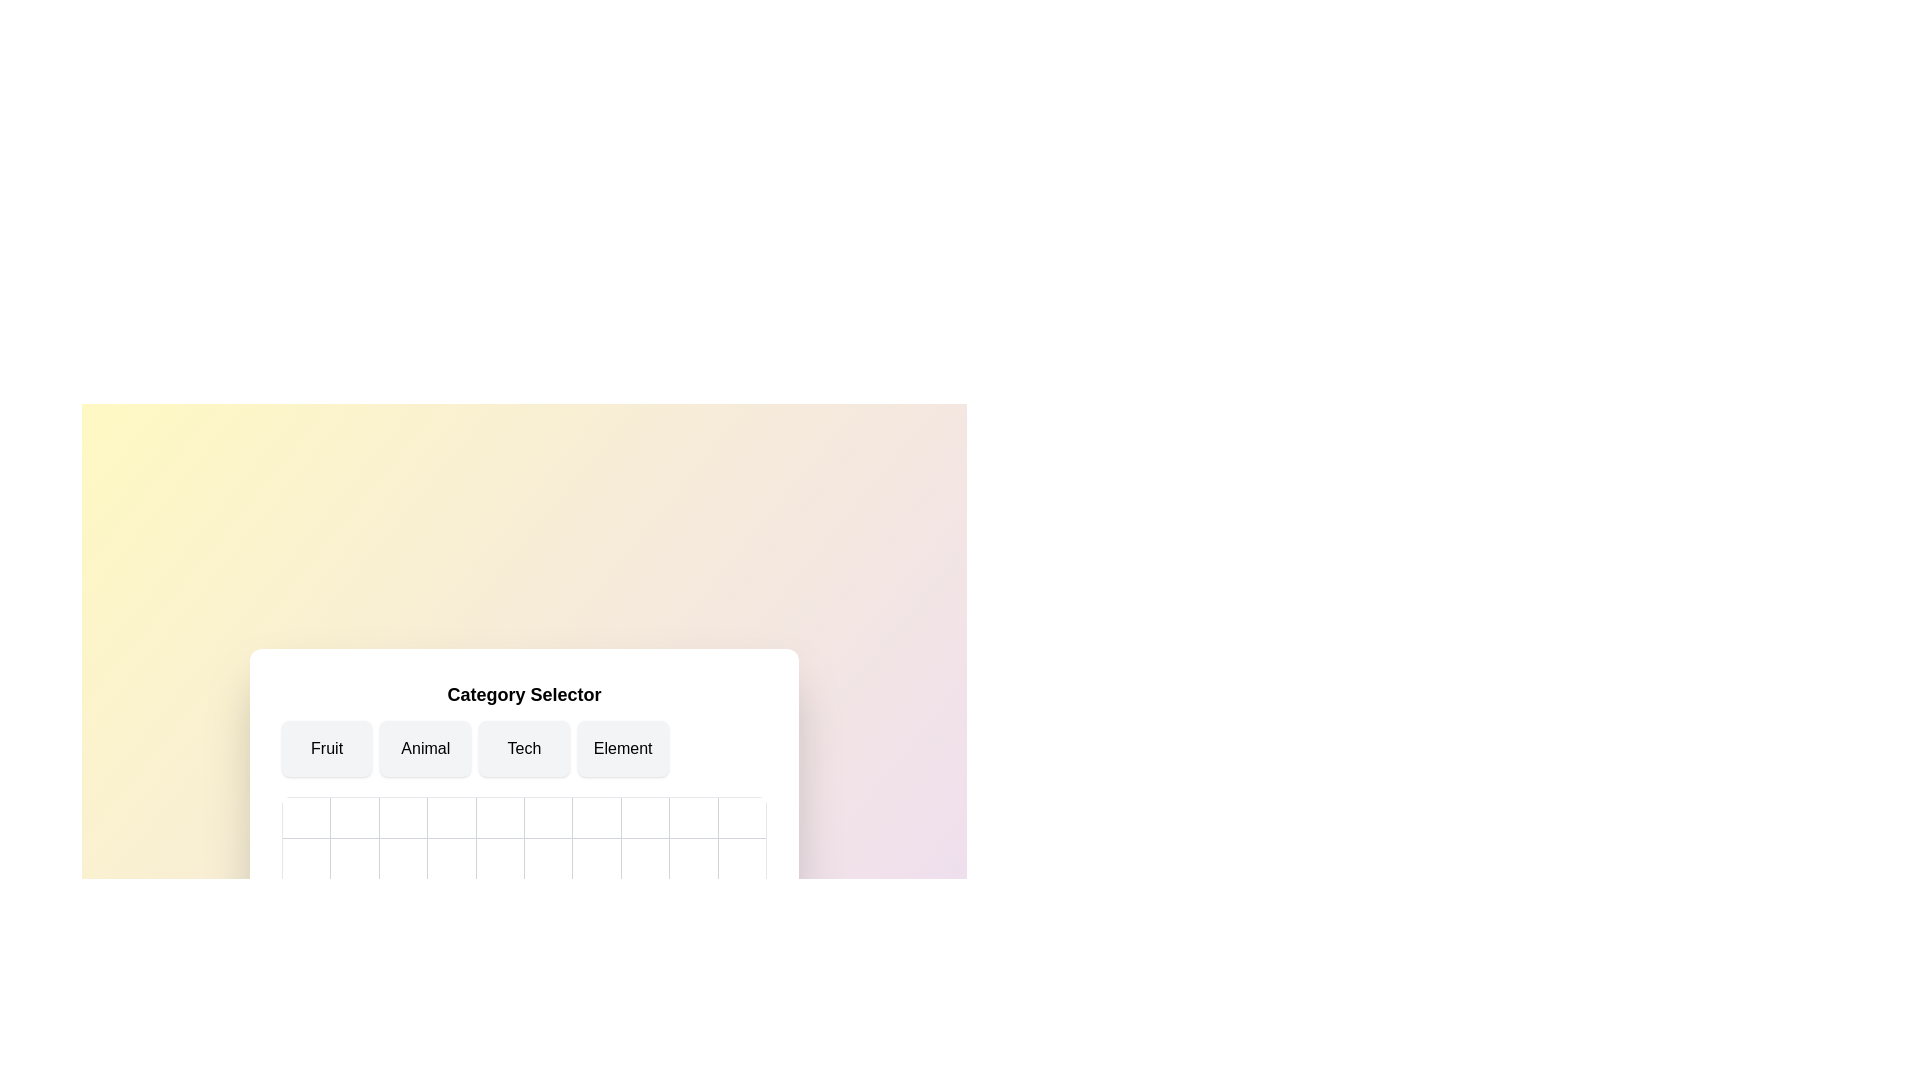 The height and width of the screenshot is (1080, 1920). What do you see at coordinates (523, 748) in the screenshot?
I see `the category Tech to highlight it` at bounding box center [523, 748].